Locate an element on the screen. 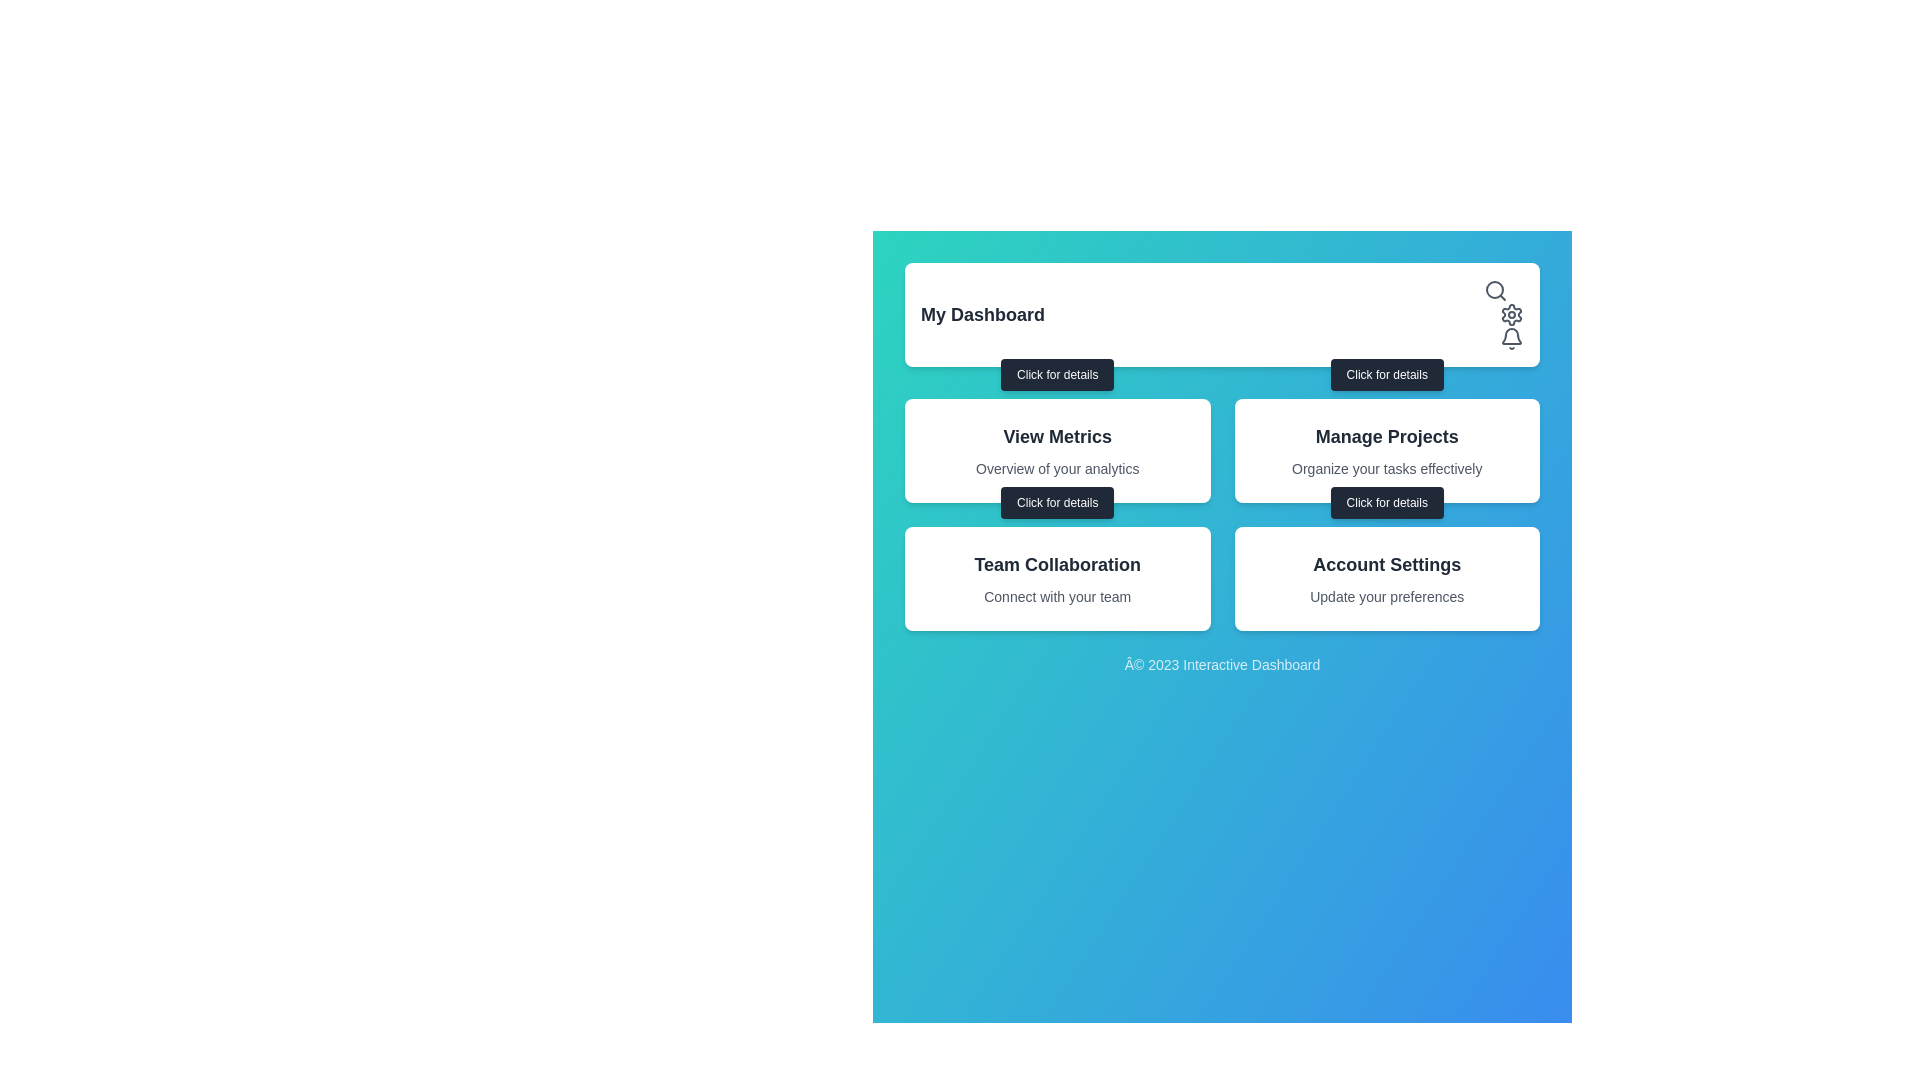 The width and height of the screenshot is (1920, 1080). the static text element providing a descriptive tagline for the 'Manage Projects' feature, located directly below the heading 'Manage Projects' in the second column of the grid layout is located at coordinates (1386, 469).